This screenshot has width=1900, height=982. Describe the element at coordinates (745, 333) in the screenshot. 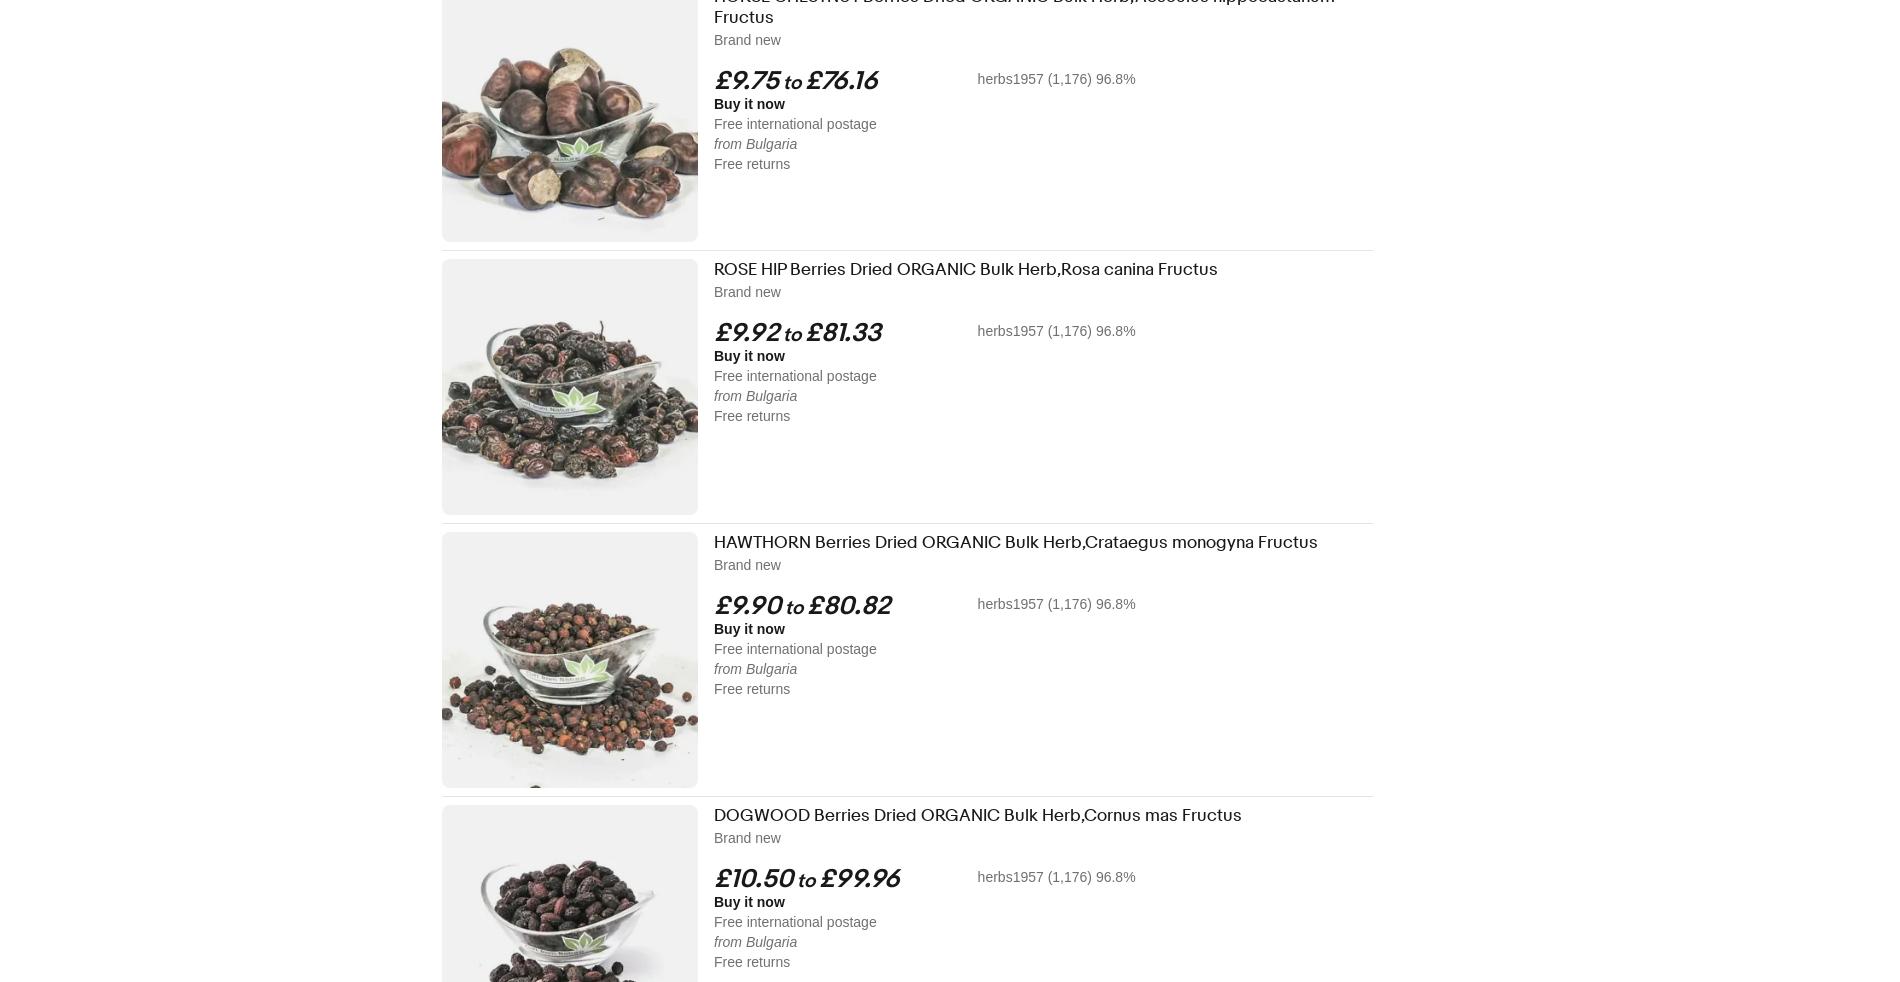

I see `'£9.92'` at that location.